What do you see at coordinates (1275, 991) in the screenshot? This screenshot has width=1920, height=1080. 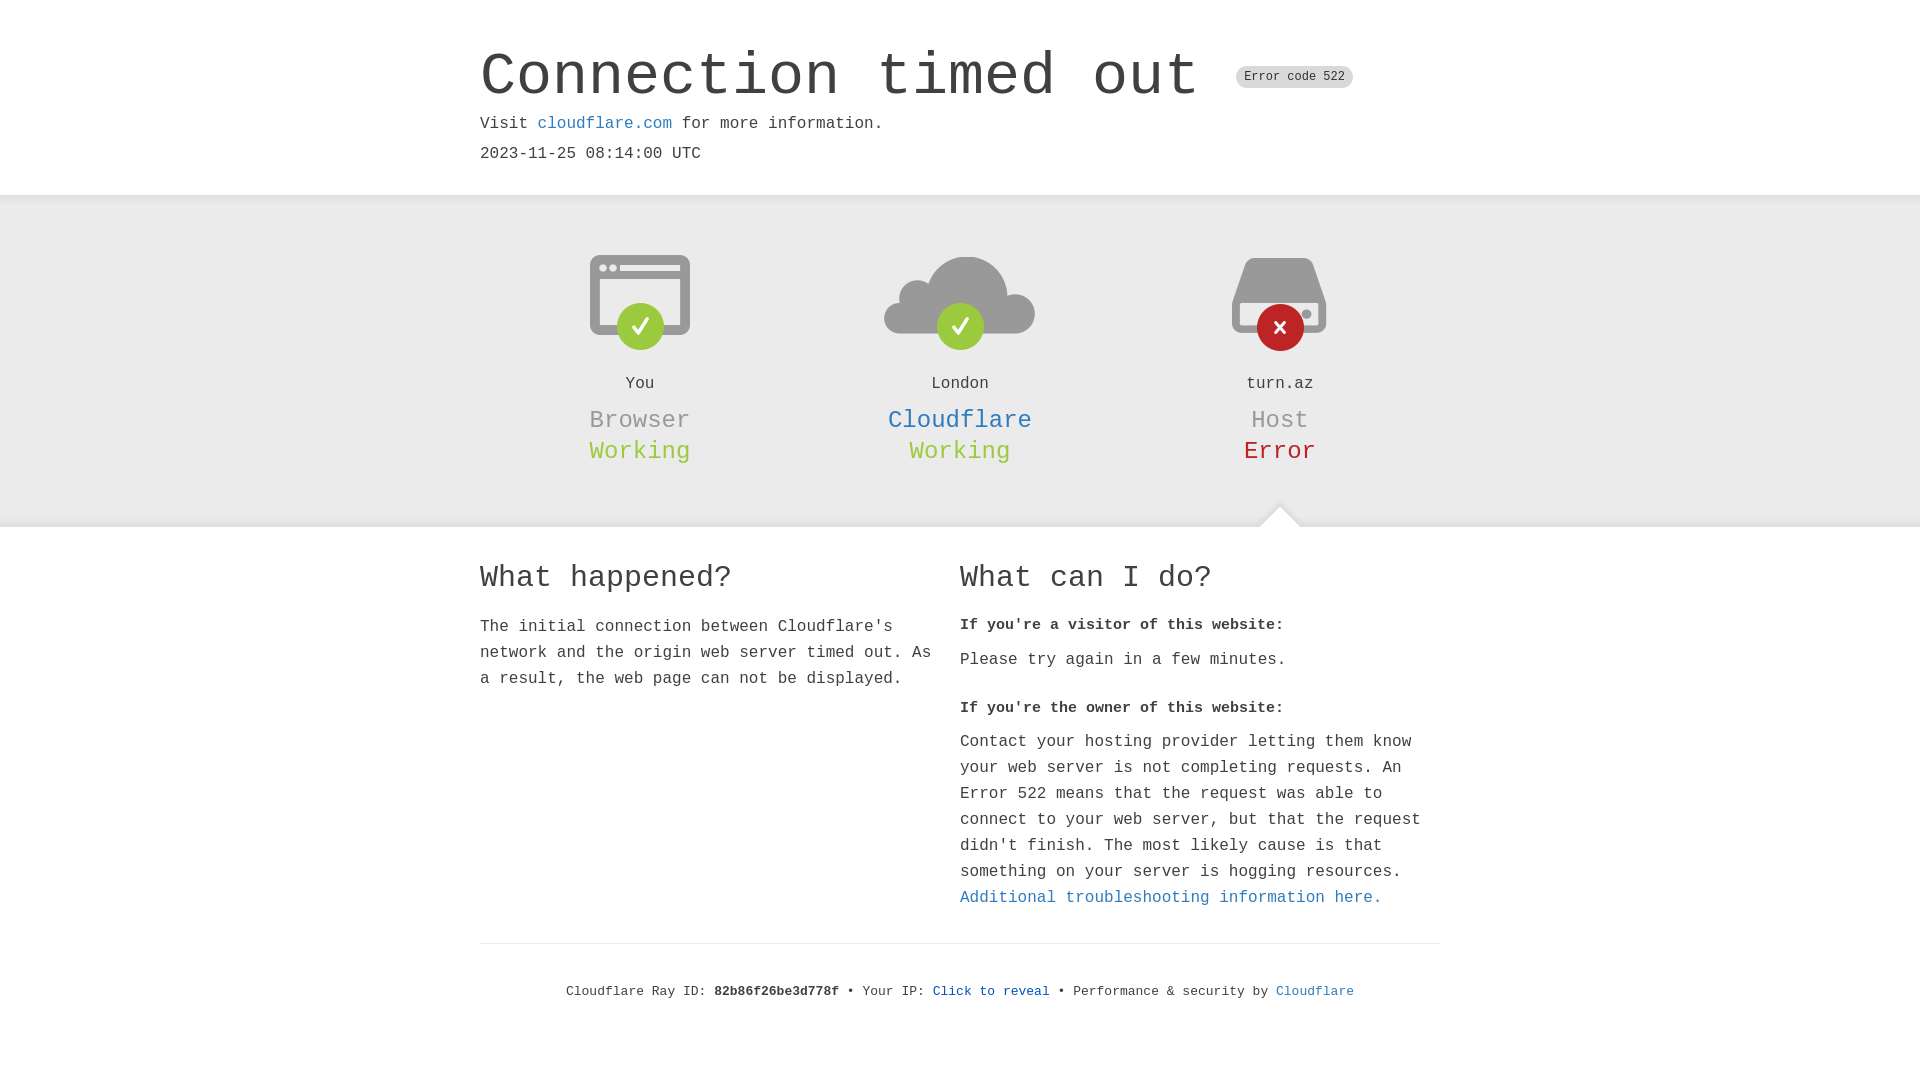 I see `'Cloudflare'` at bounding box center [1275, 991].